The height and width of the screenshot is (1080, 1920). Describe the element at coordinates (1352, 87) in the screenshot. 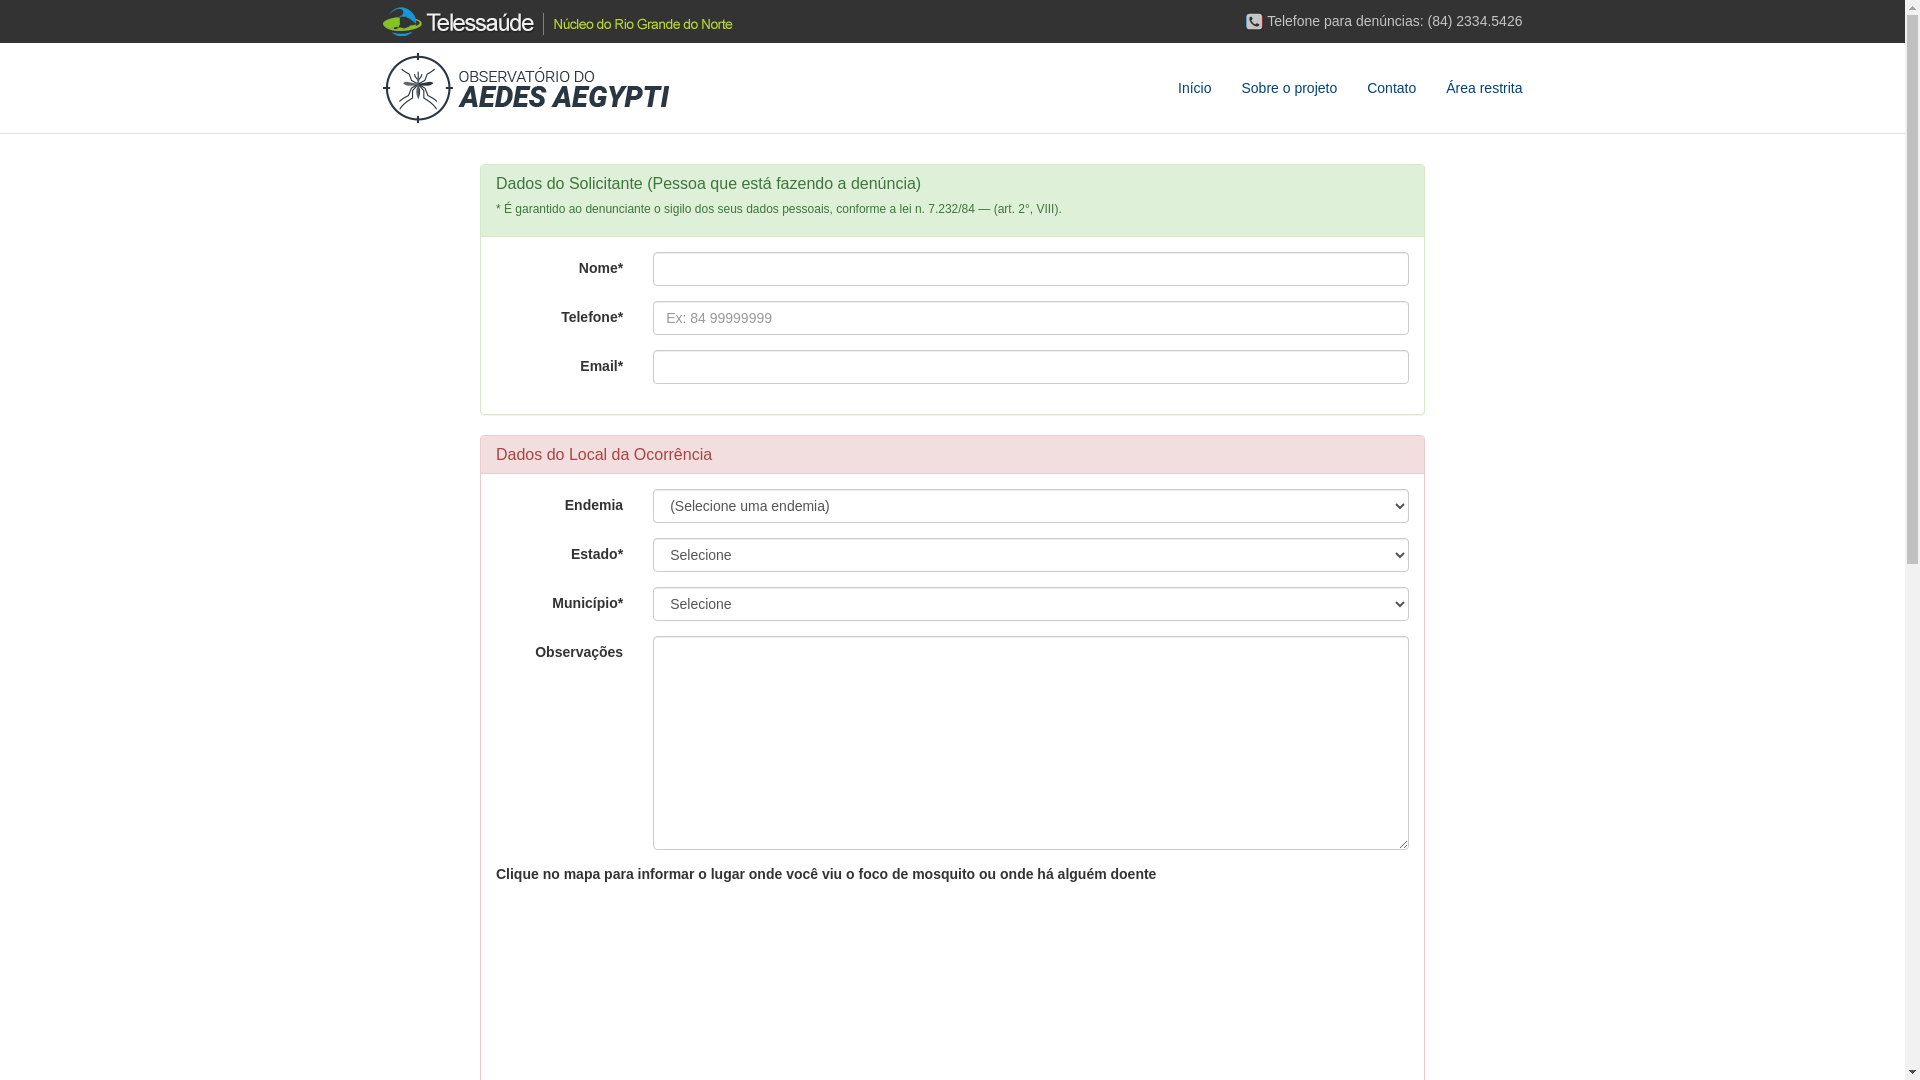

I see `'Contato'` at that location.